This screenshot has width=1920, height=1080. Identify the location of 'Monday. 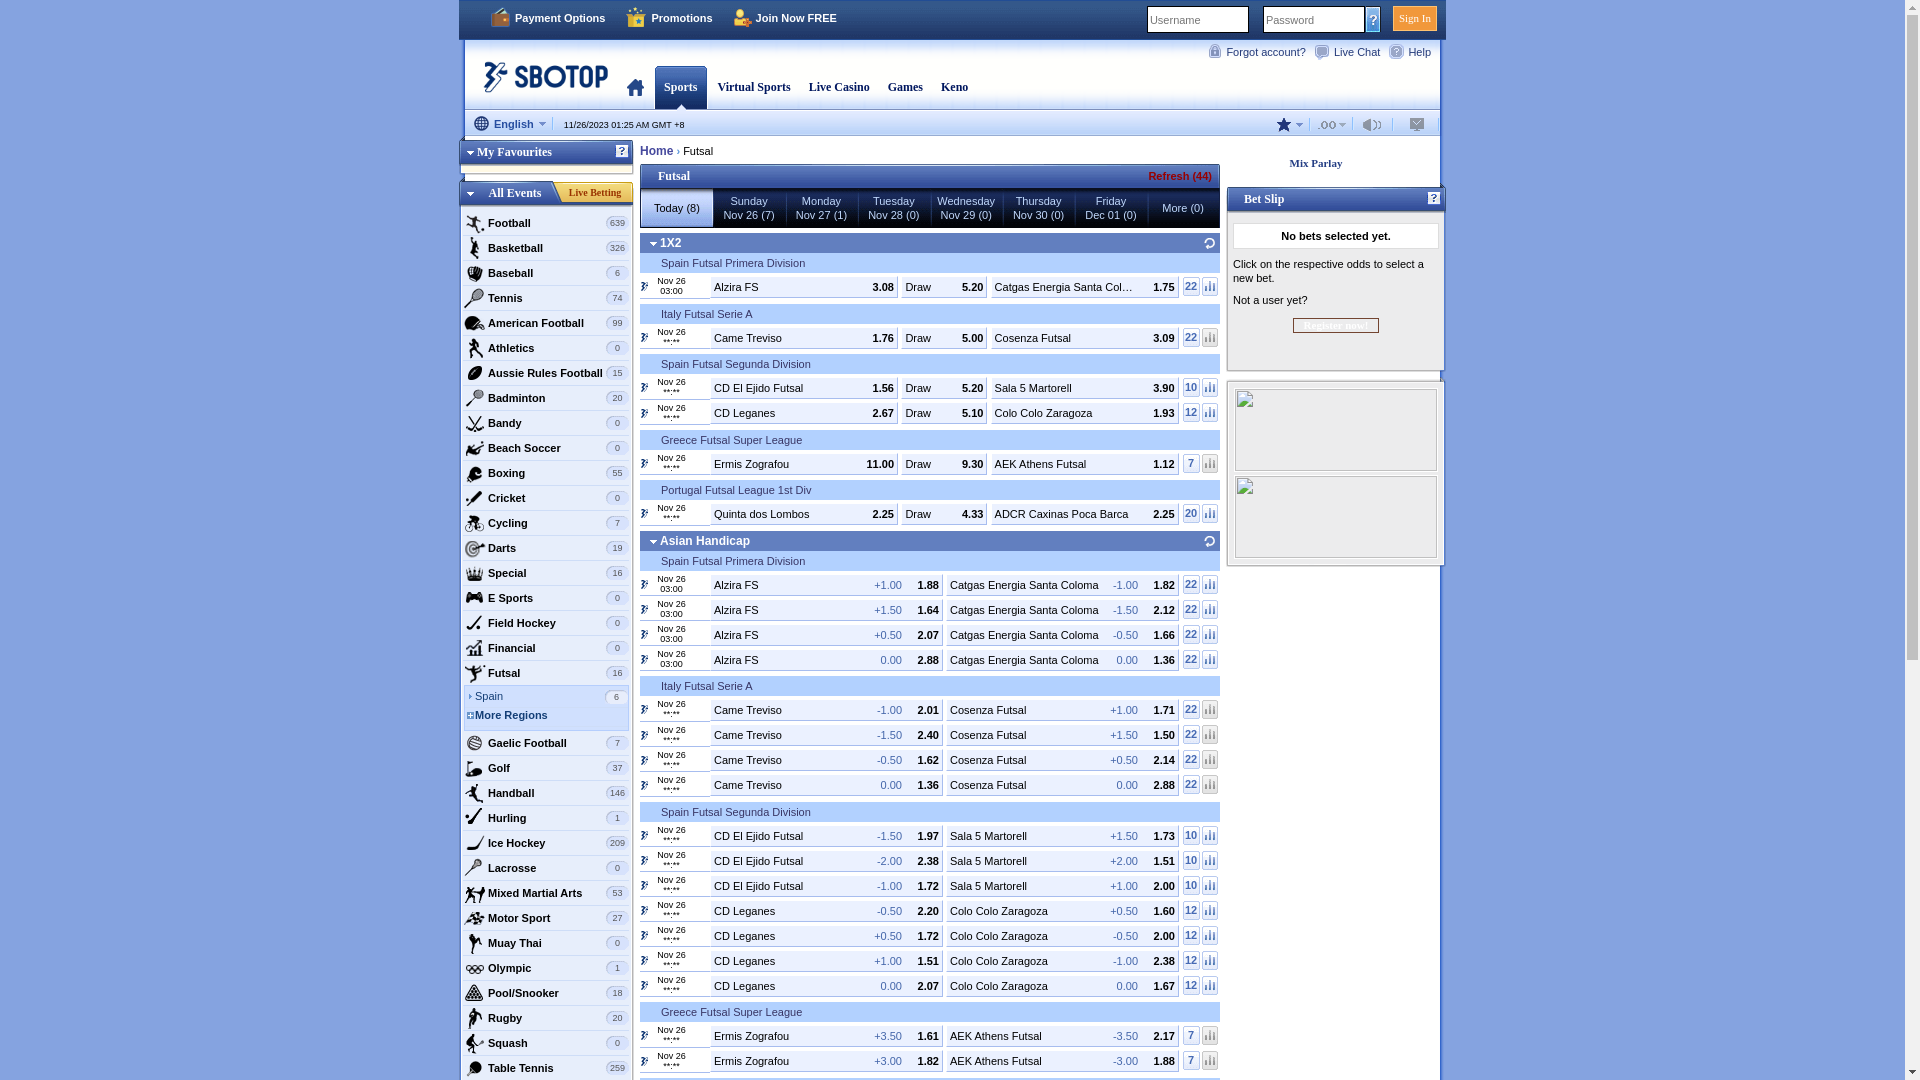
(820, 208).